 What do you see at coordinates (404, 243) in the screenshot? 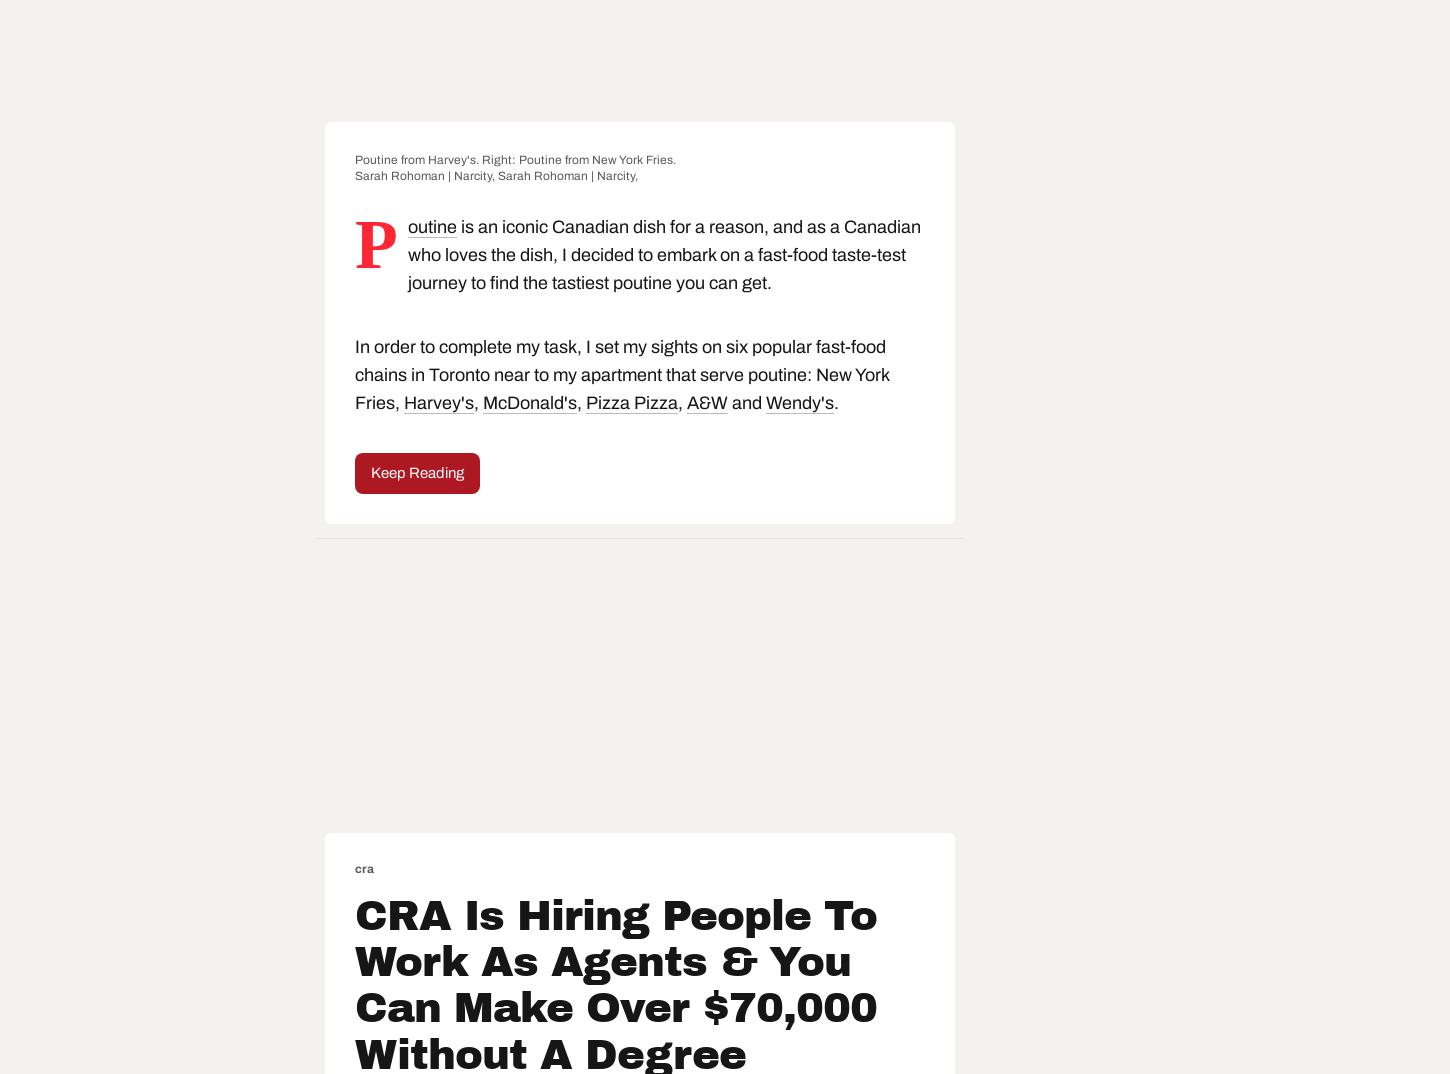
I see `'Poutine'` at bounding box center [404, 243].